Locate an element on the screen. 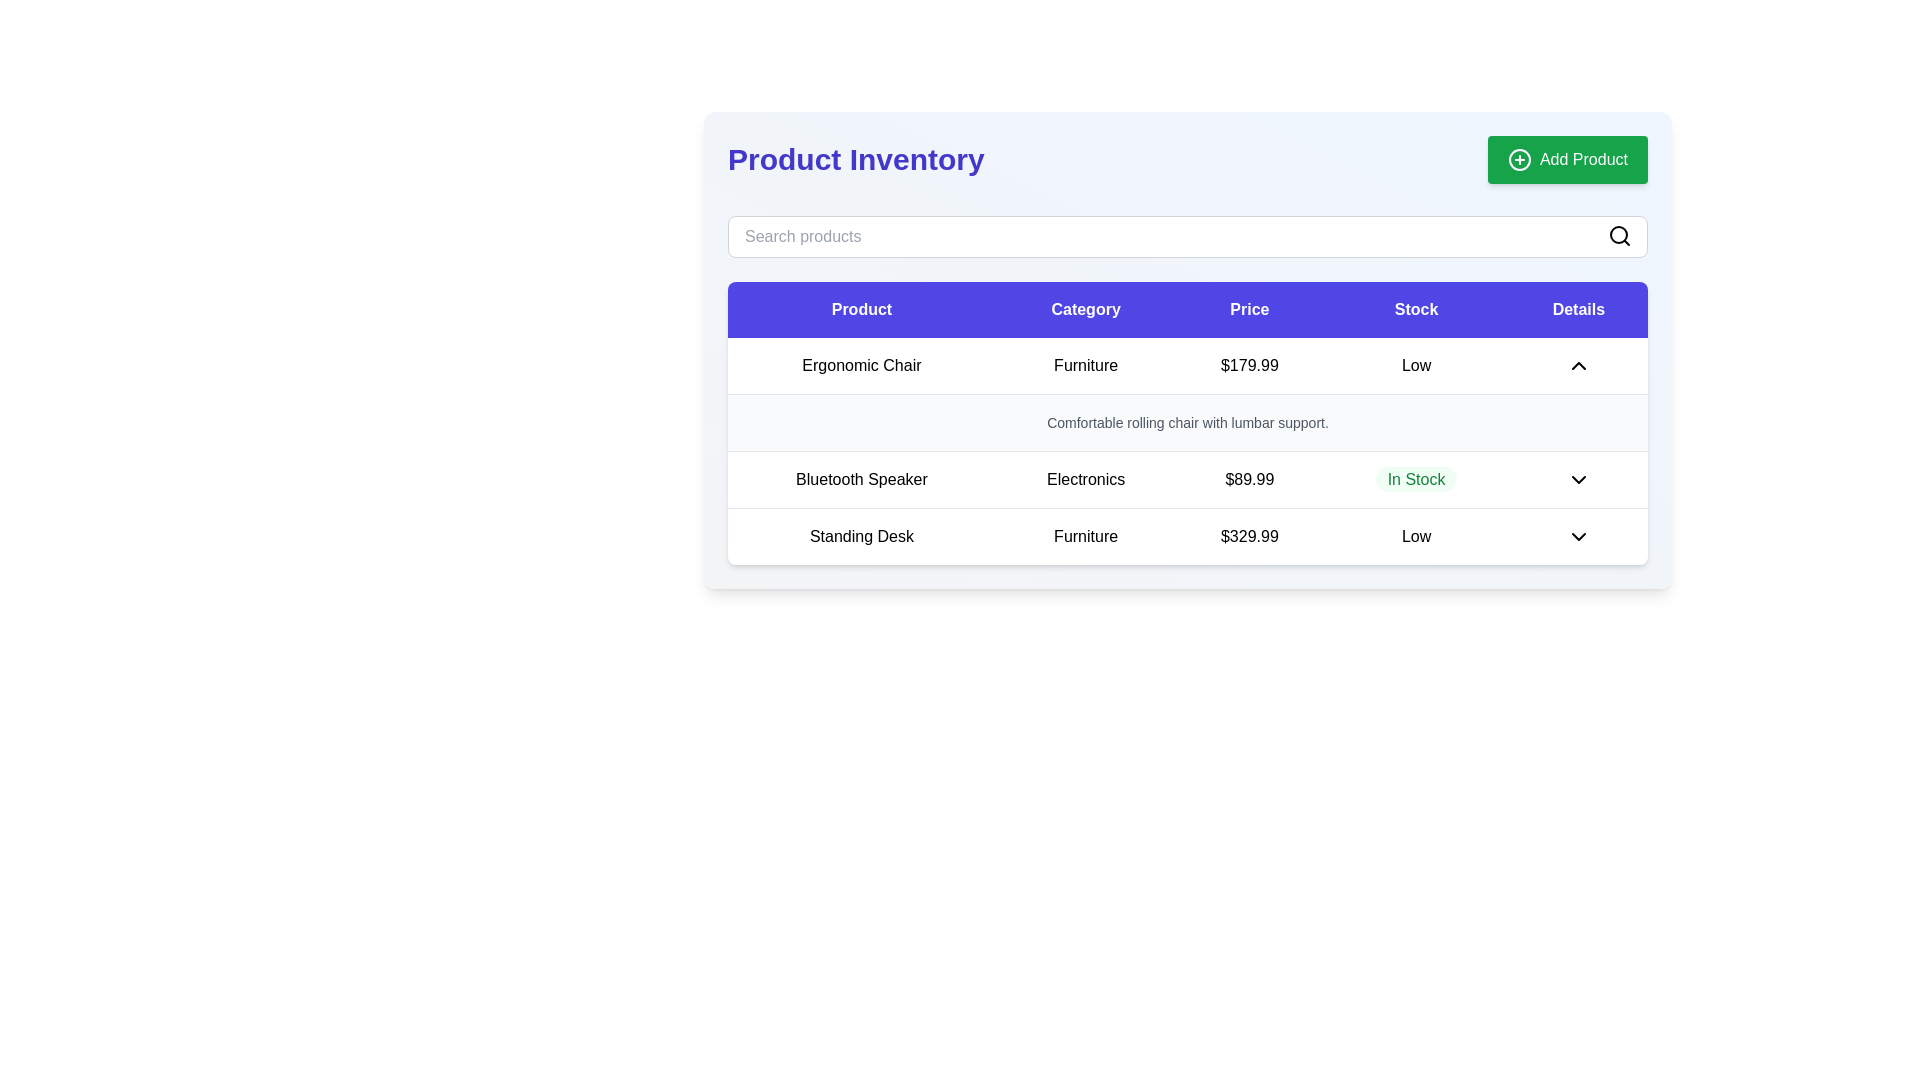  the downward-pointing chevron icon in the 'Details' column of the second row of the table is located at coordinates (1577, 479).